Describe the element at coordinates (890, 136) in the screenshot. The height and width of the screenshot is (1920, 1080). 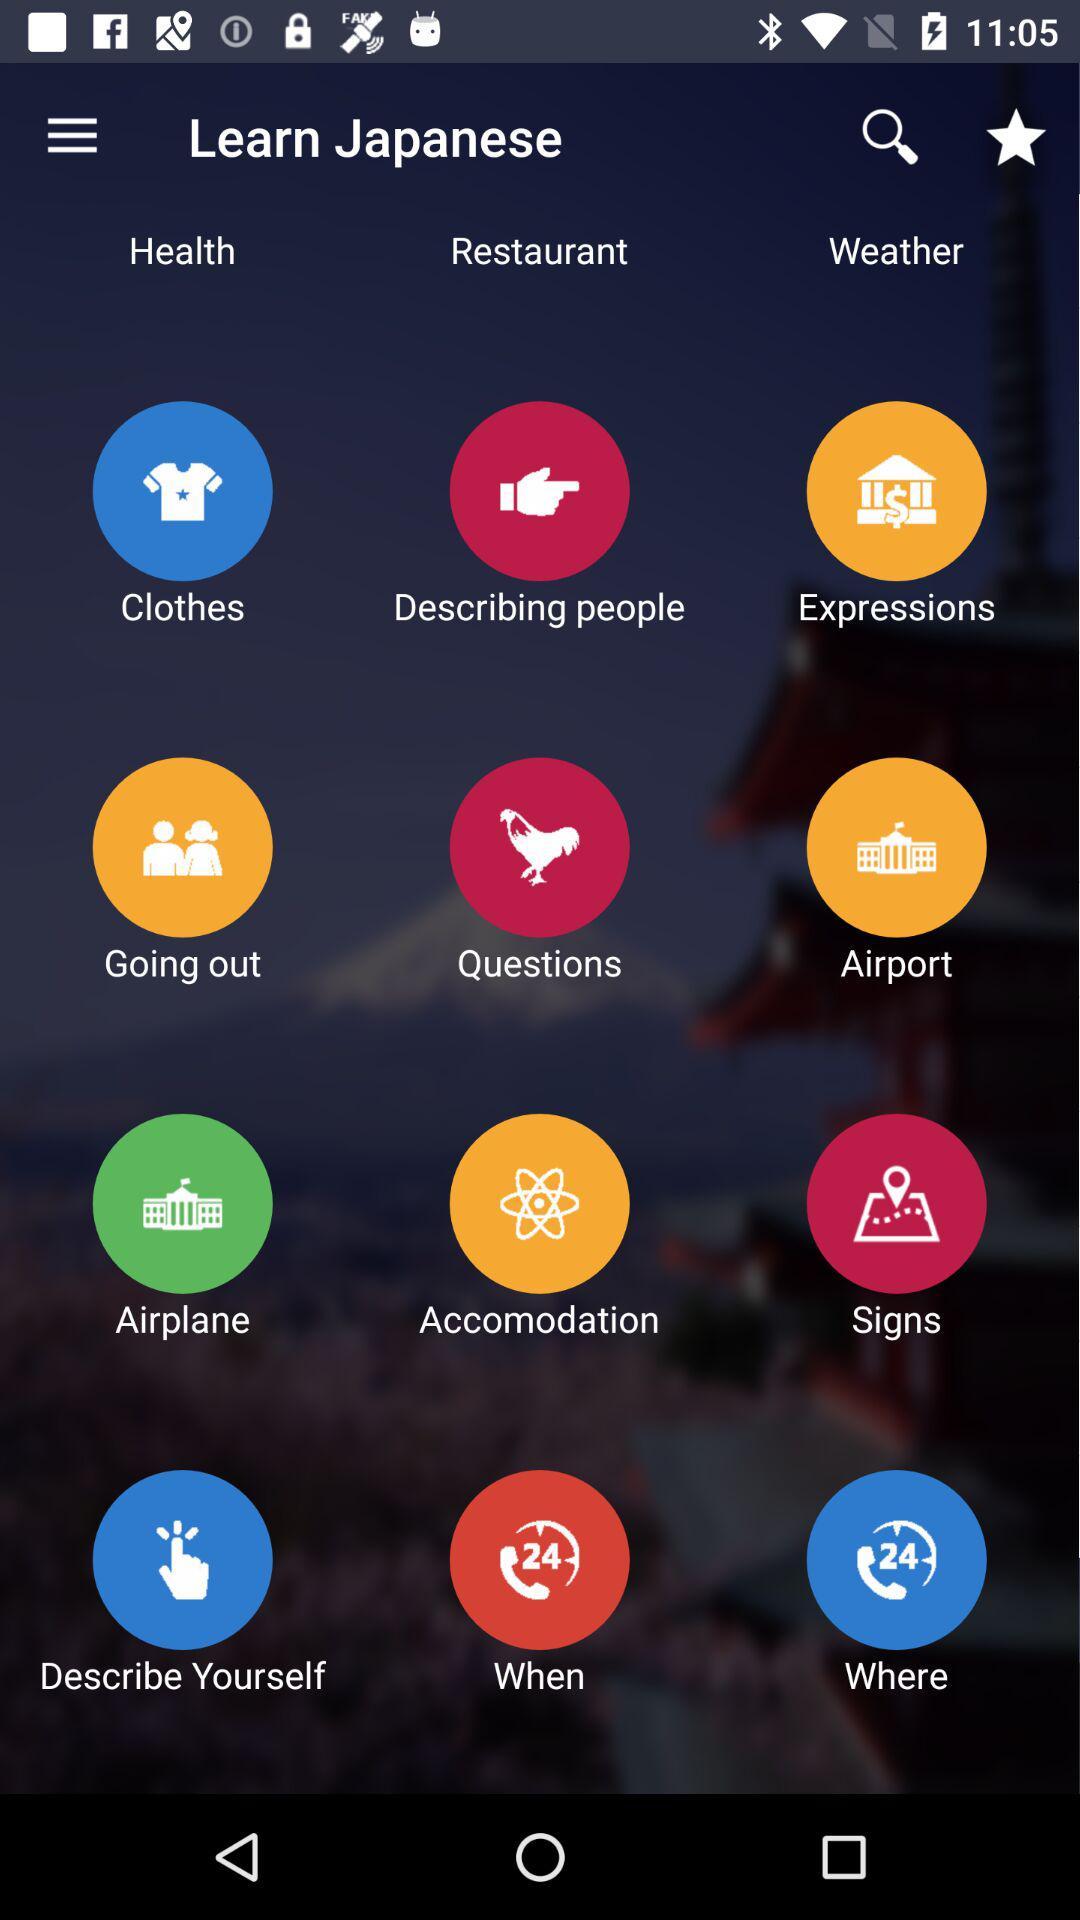
I see `search button` at that location.